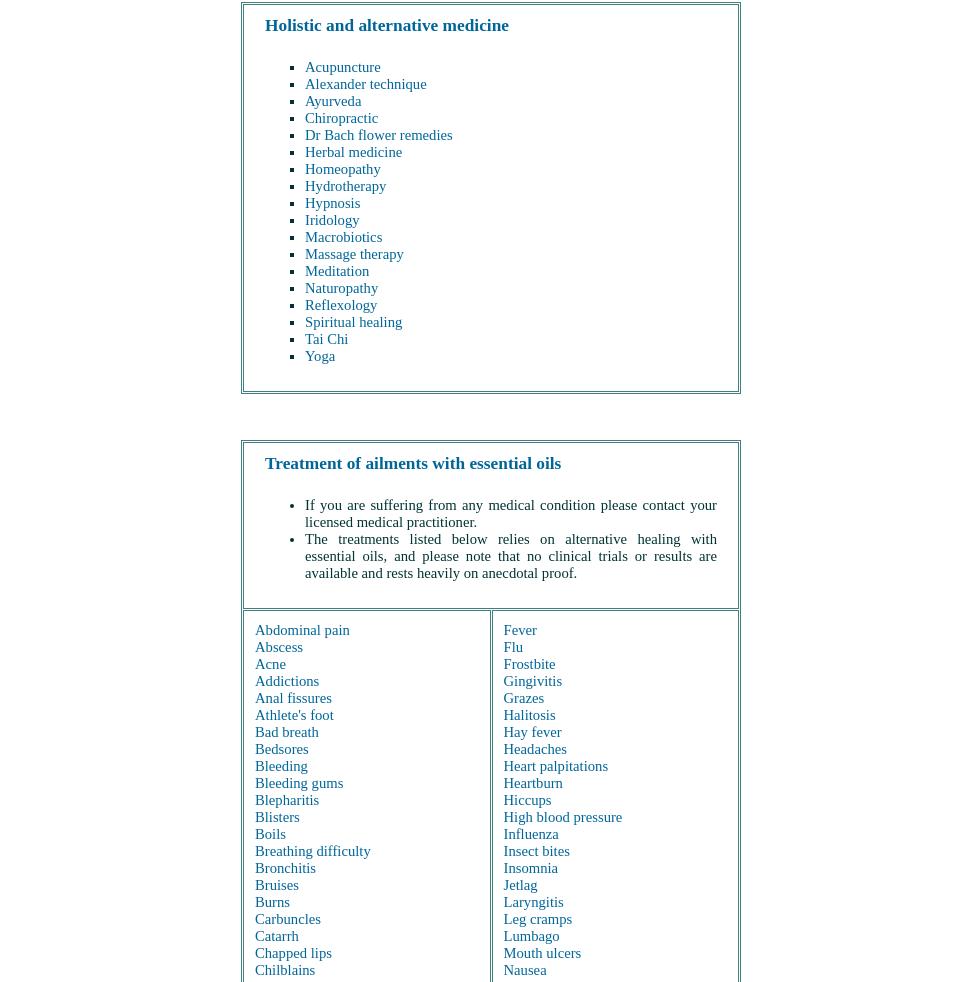 The height and width of the screenshot is (982, 979). I want to click on 'Headaches', so click(533, 747).